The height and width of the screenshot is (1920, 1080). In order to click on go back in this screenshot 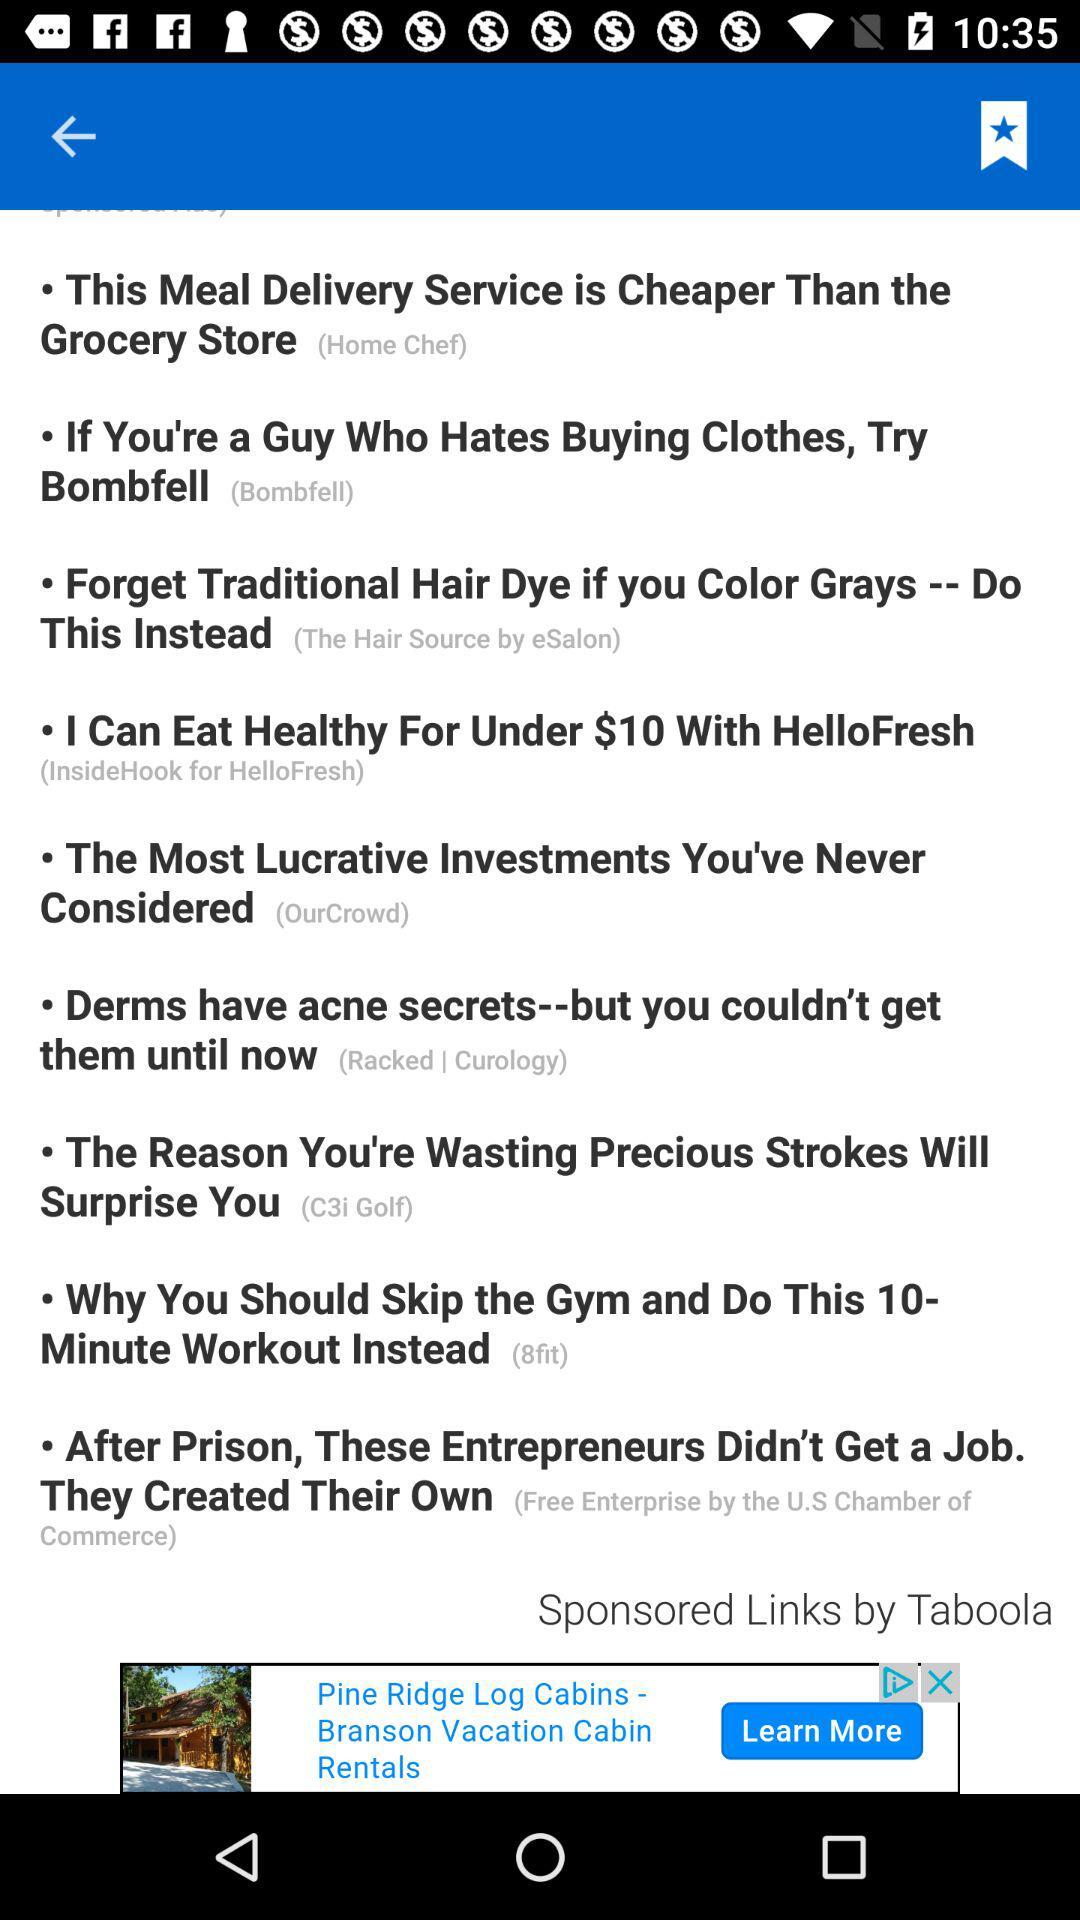, I will do `click(72, 135)`.